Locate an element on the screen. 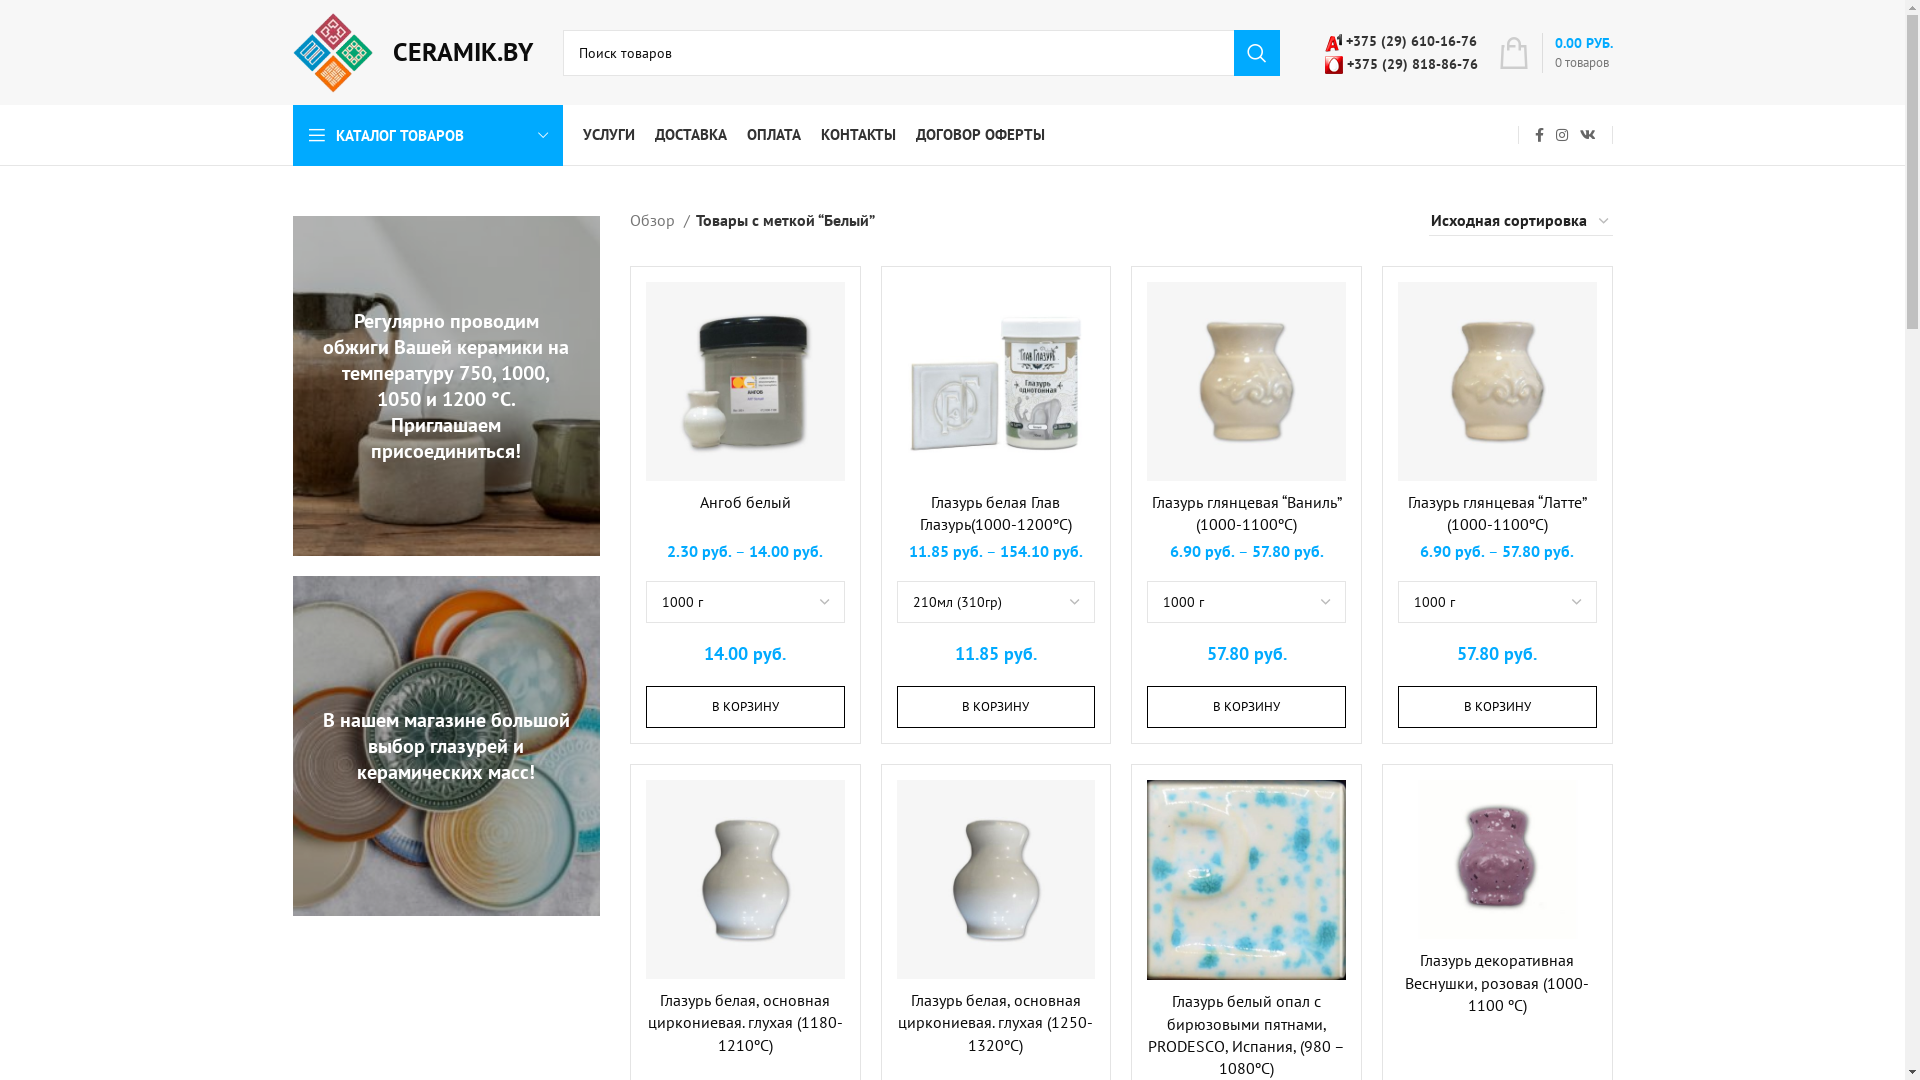 The image size is (1920, 1080). '+375 (29) 610-16-76 is located at coordinates (1399, 51).